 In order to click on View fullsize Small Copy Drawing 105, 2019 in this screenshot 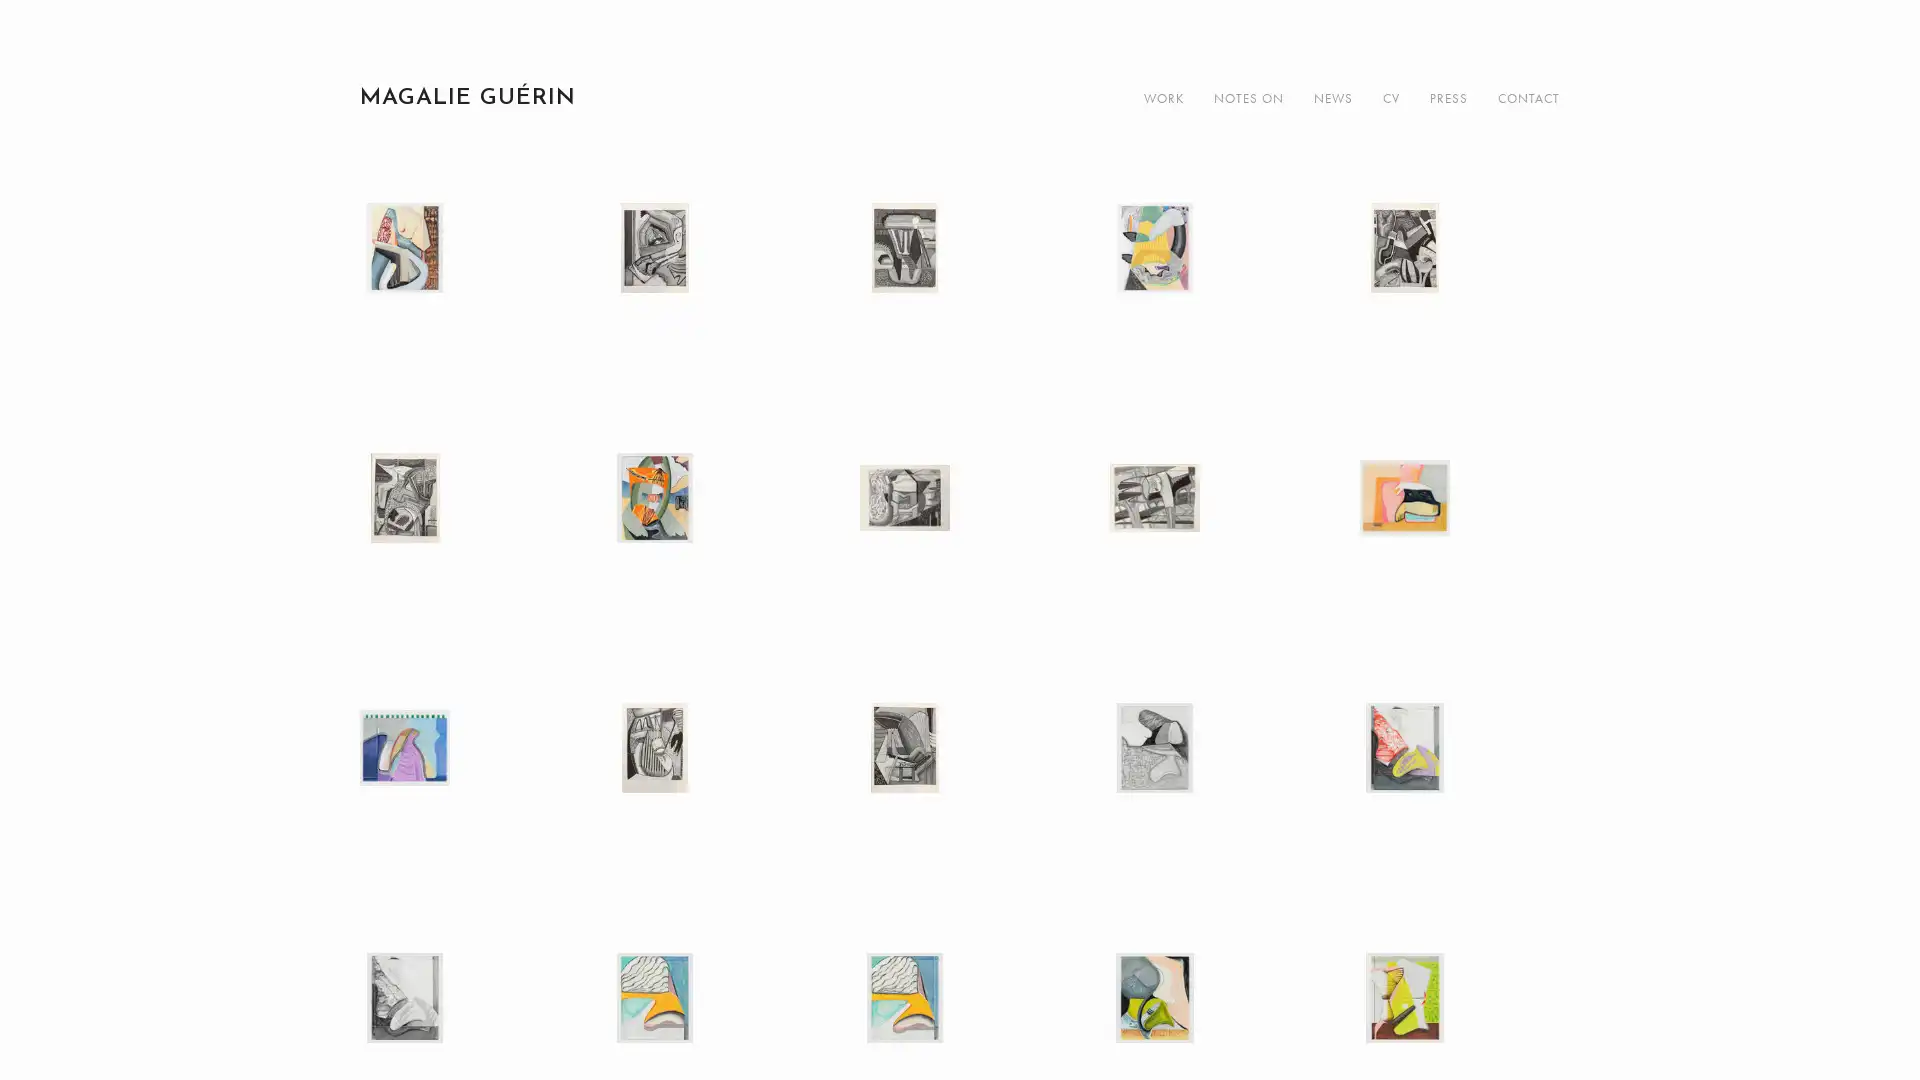, I will do `click(960, 552)`.